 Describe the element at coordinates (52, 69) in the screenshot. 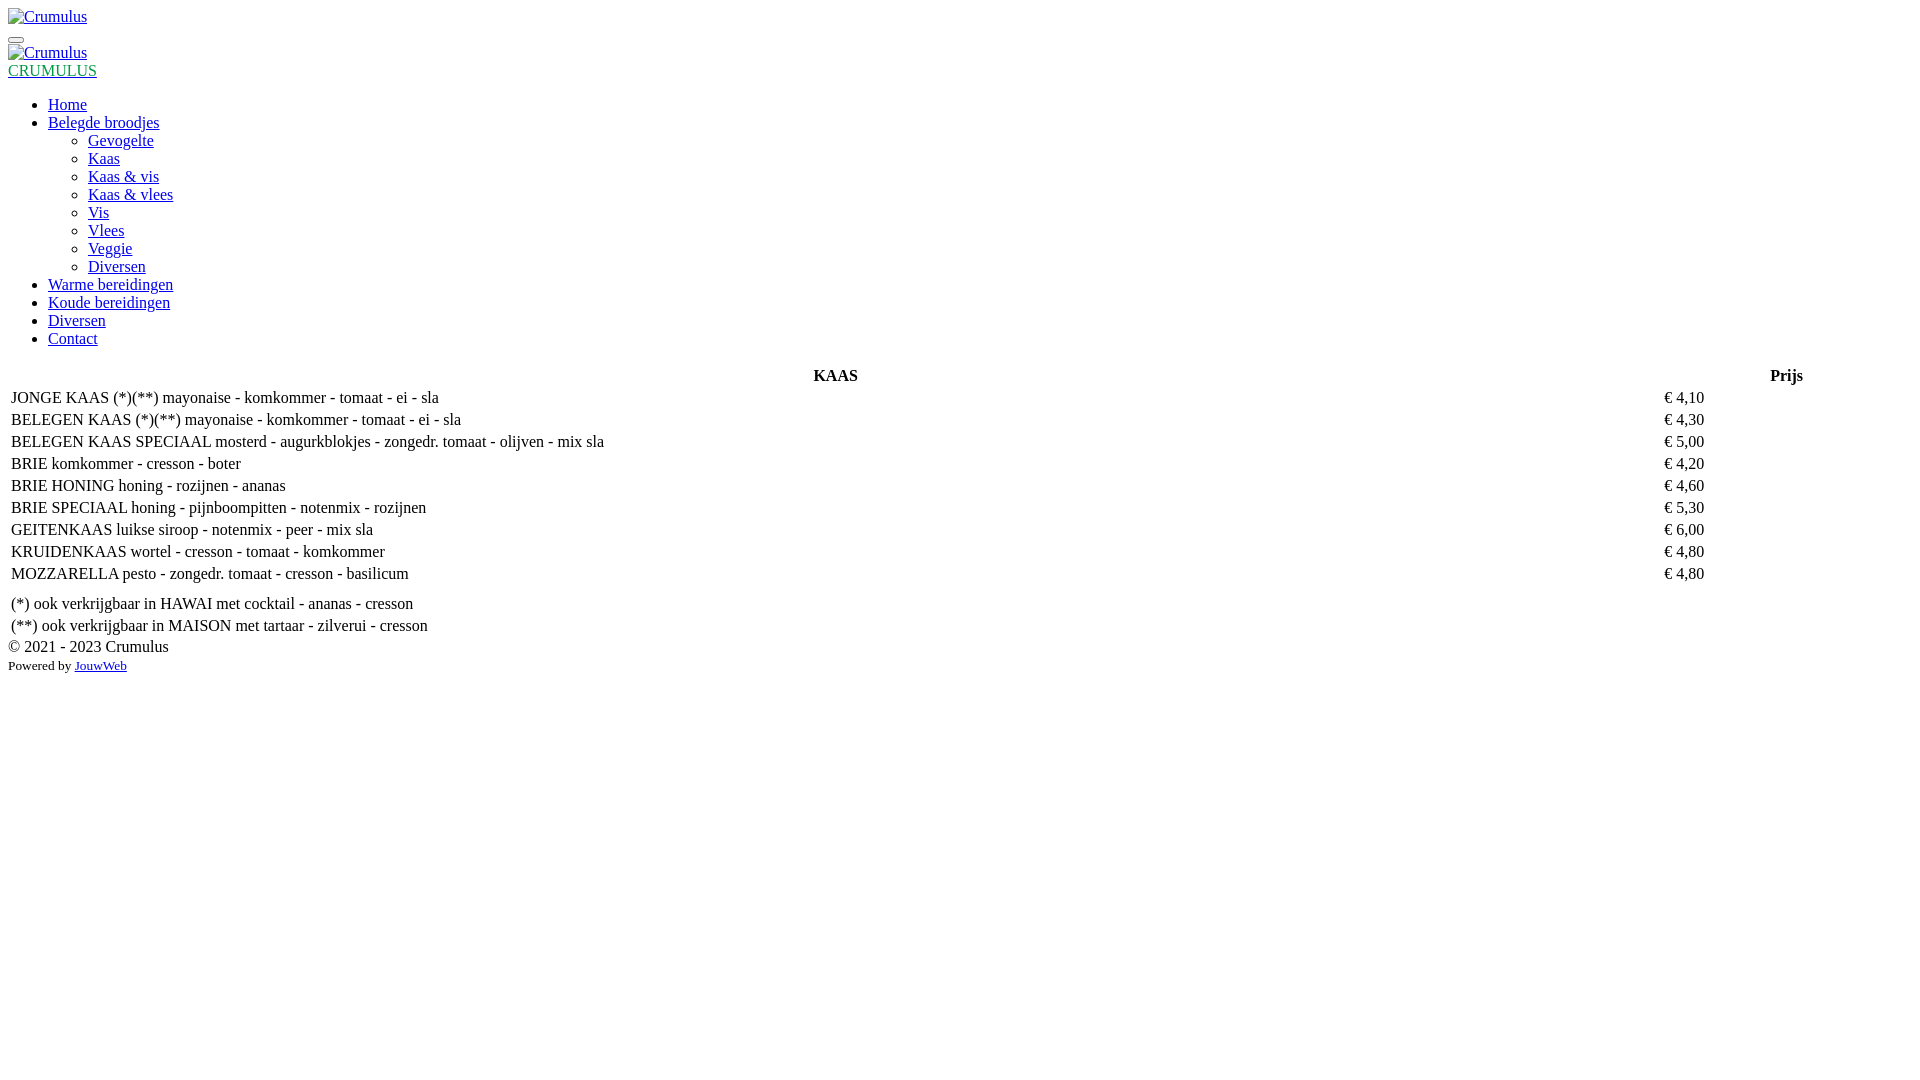

I see `'CRUMULUS'` at that location.